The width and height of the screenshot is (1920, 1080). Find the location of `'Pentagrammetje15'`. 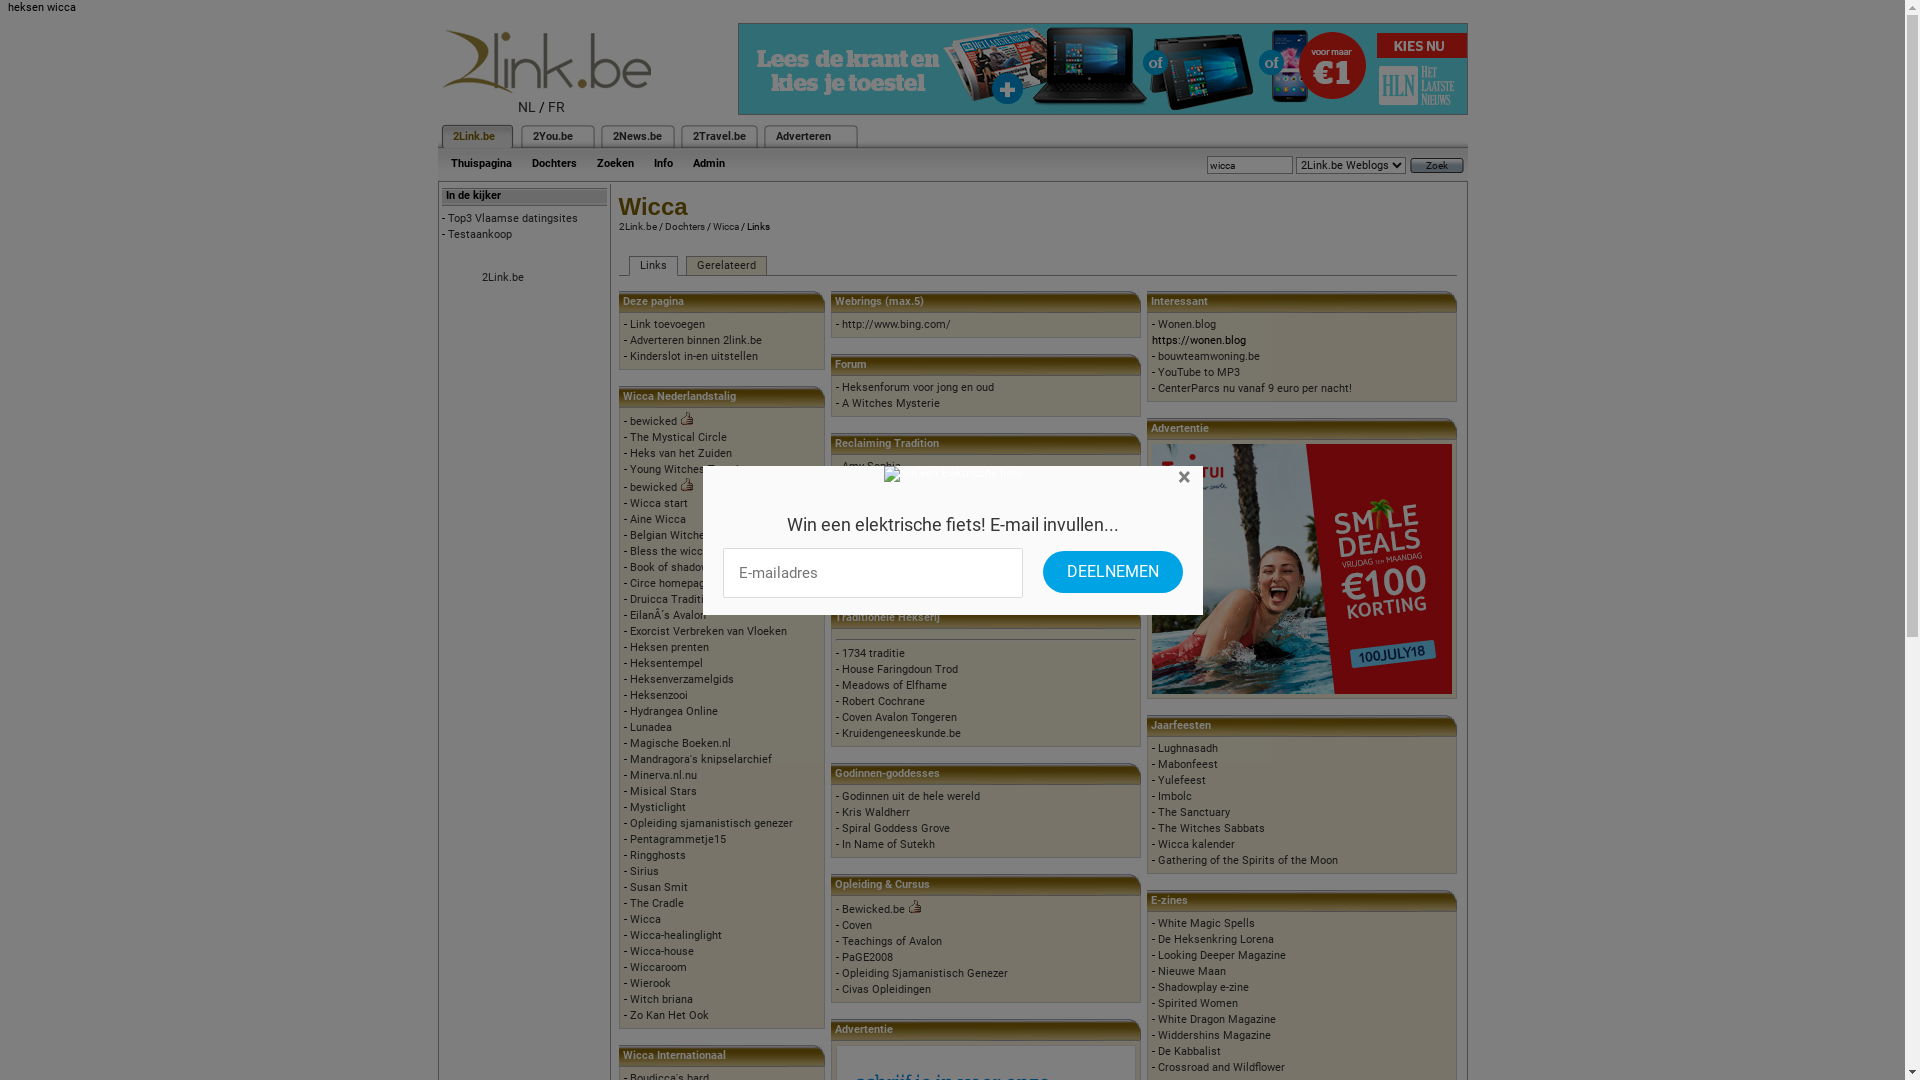

'Pentagrammetje15' is located at coordinates (677, 839).